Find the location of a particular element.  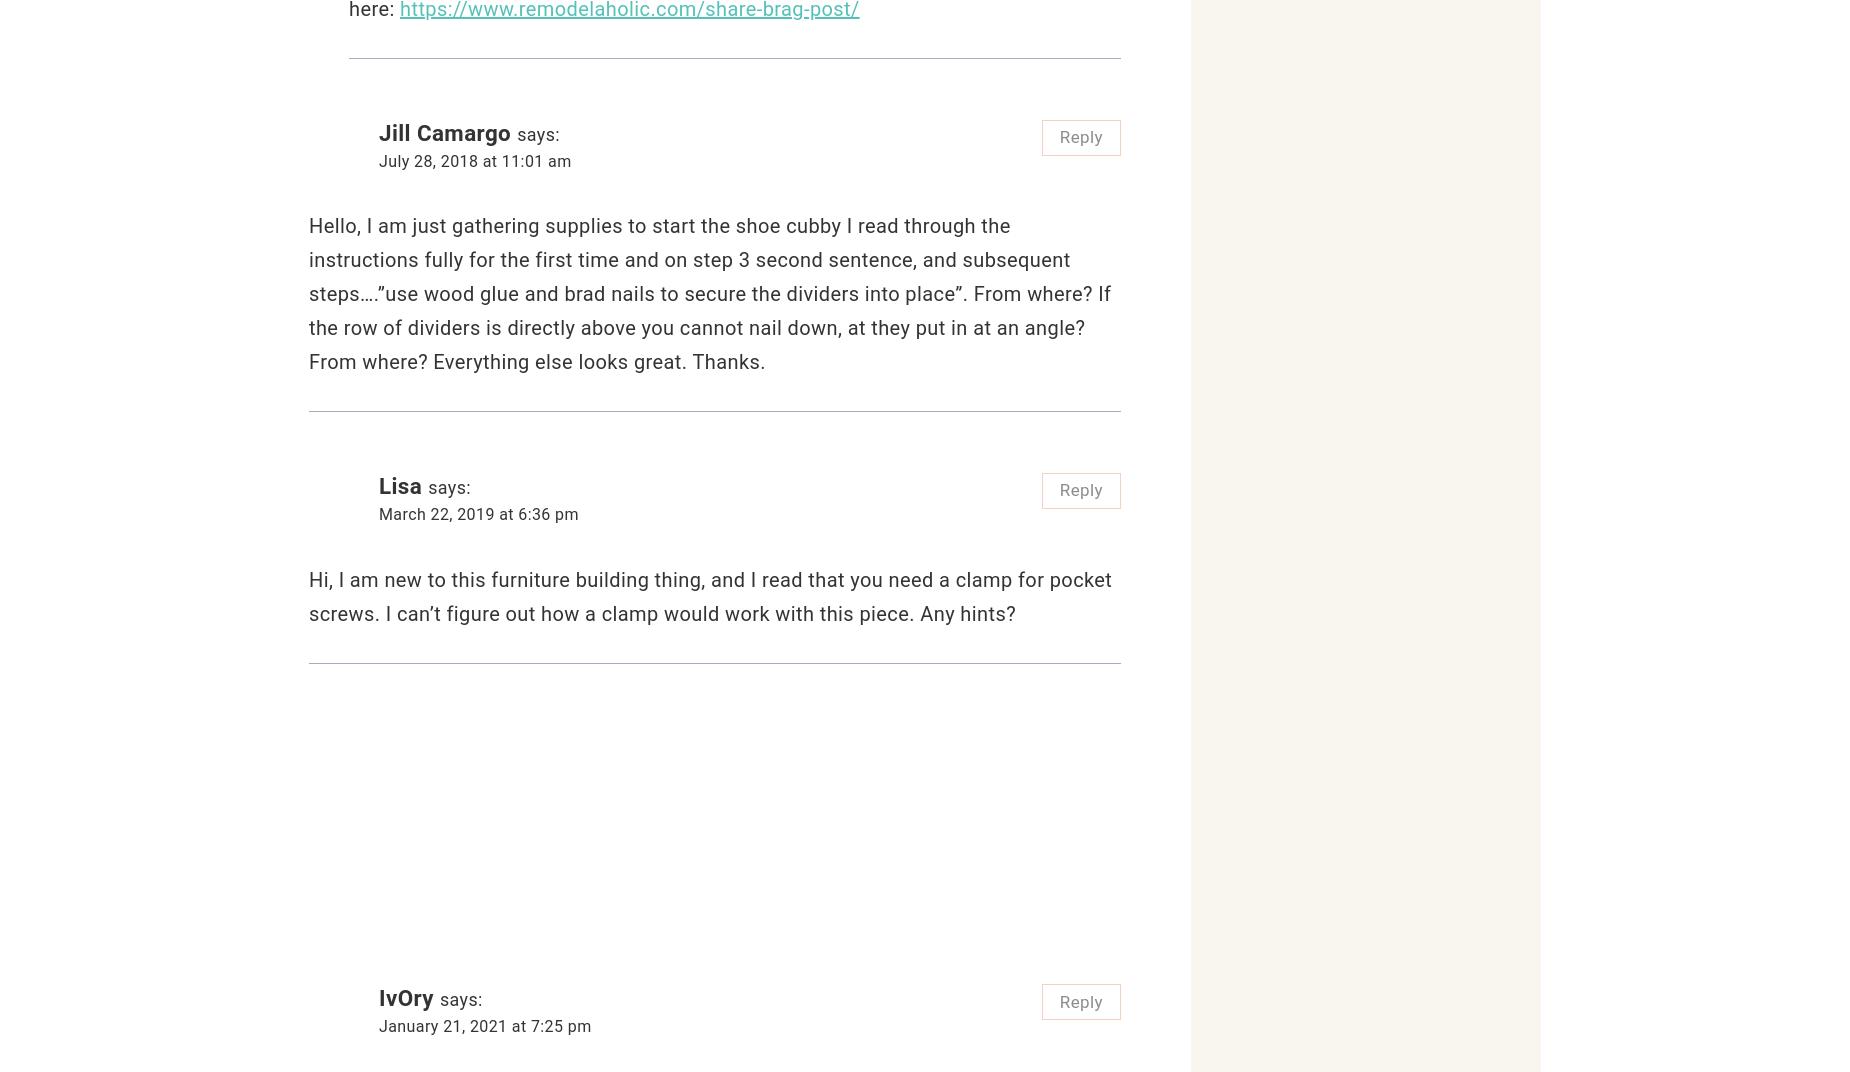

'IvOry' is located at coordinates (378, 995).